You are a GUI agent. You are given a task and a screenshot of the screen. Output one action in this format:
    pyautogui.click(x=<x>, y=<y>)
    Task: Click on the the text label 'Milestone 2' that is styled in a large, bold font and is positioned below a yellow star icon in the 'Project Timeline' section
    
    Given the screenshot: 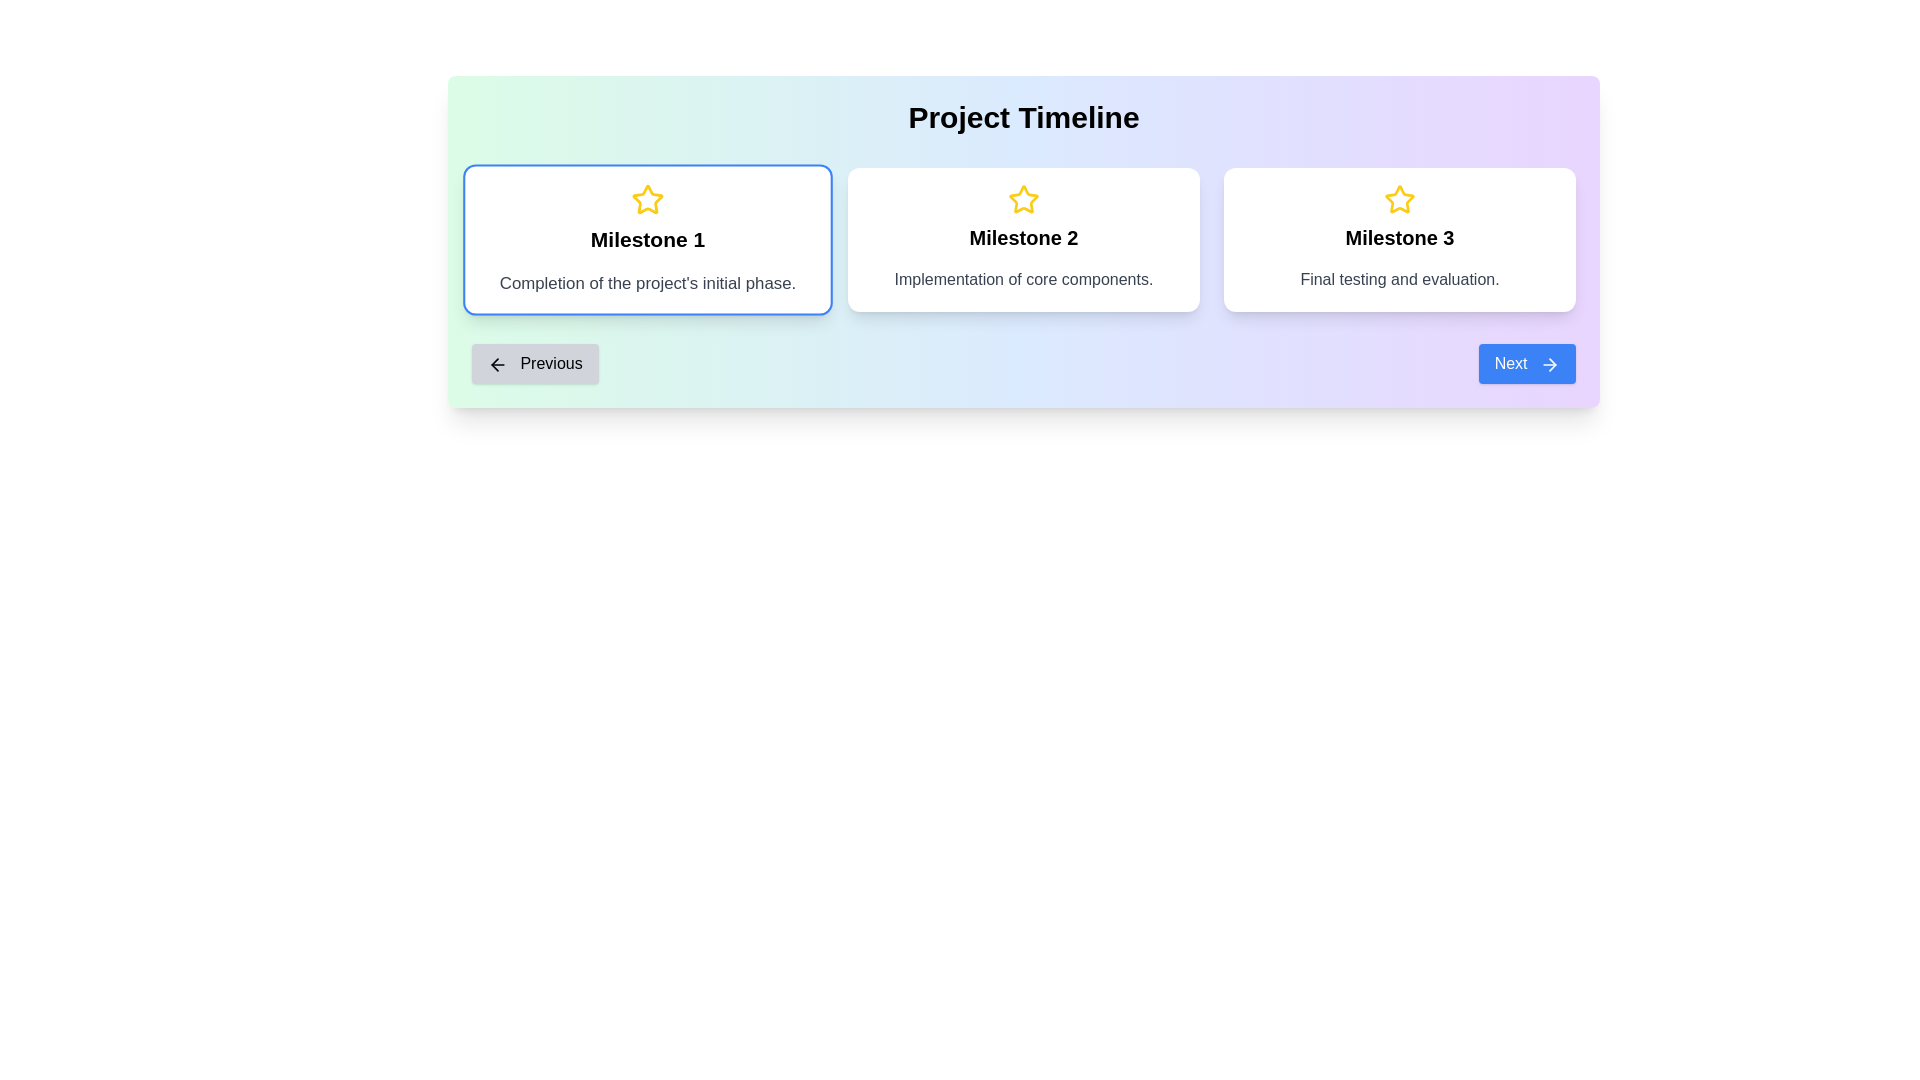 What is the action you would take?
    pyautogui.click(x=1023, y=237)
    